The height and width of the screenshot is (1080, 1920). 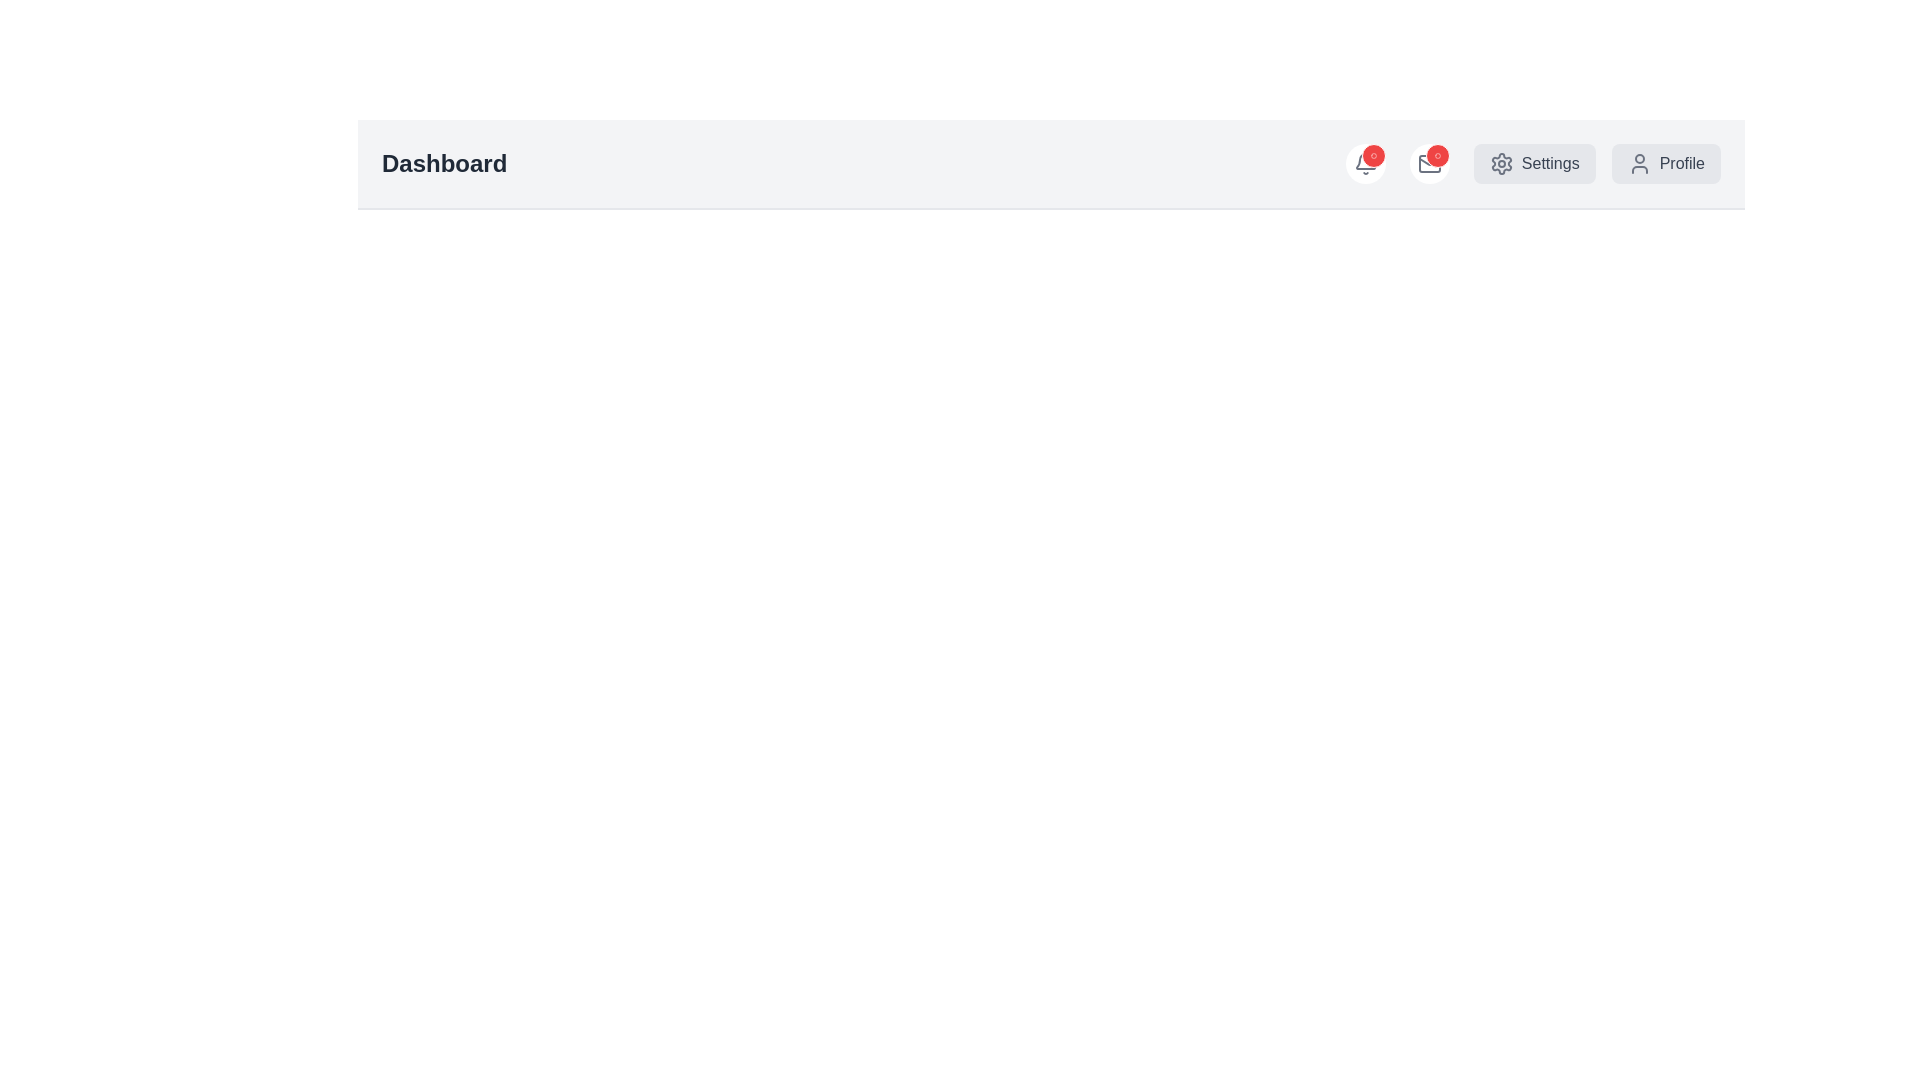 I want to click on the settings button located at the top-right of the interface, so click(x=1533, y=163).